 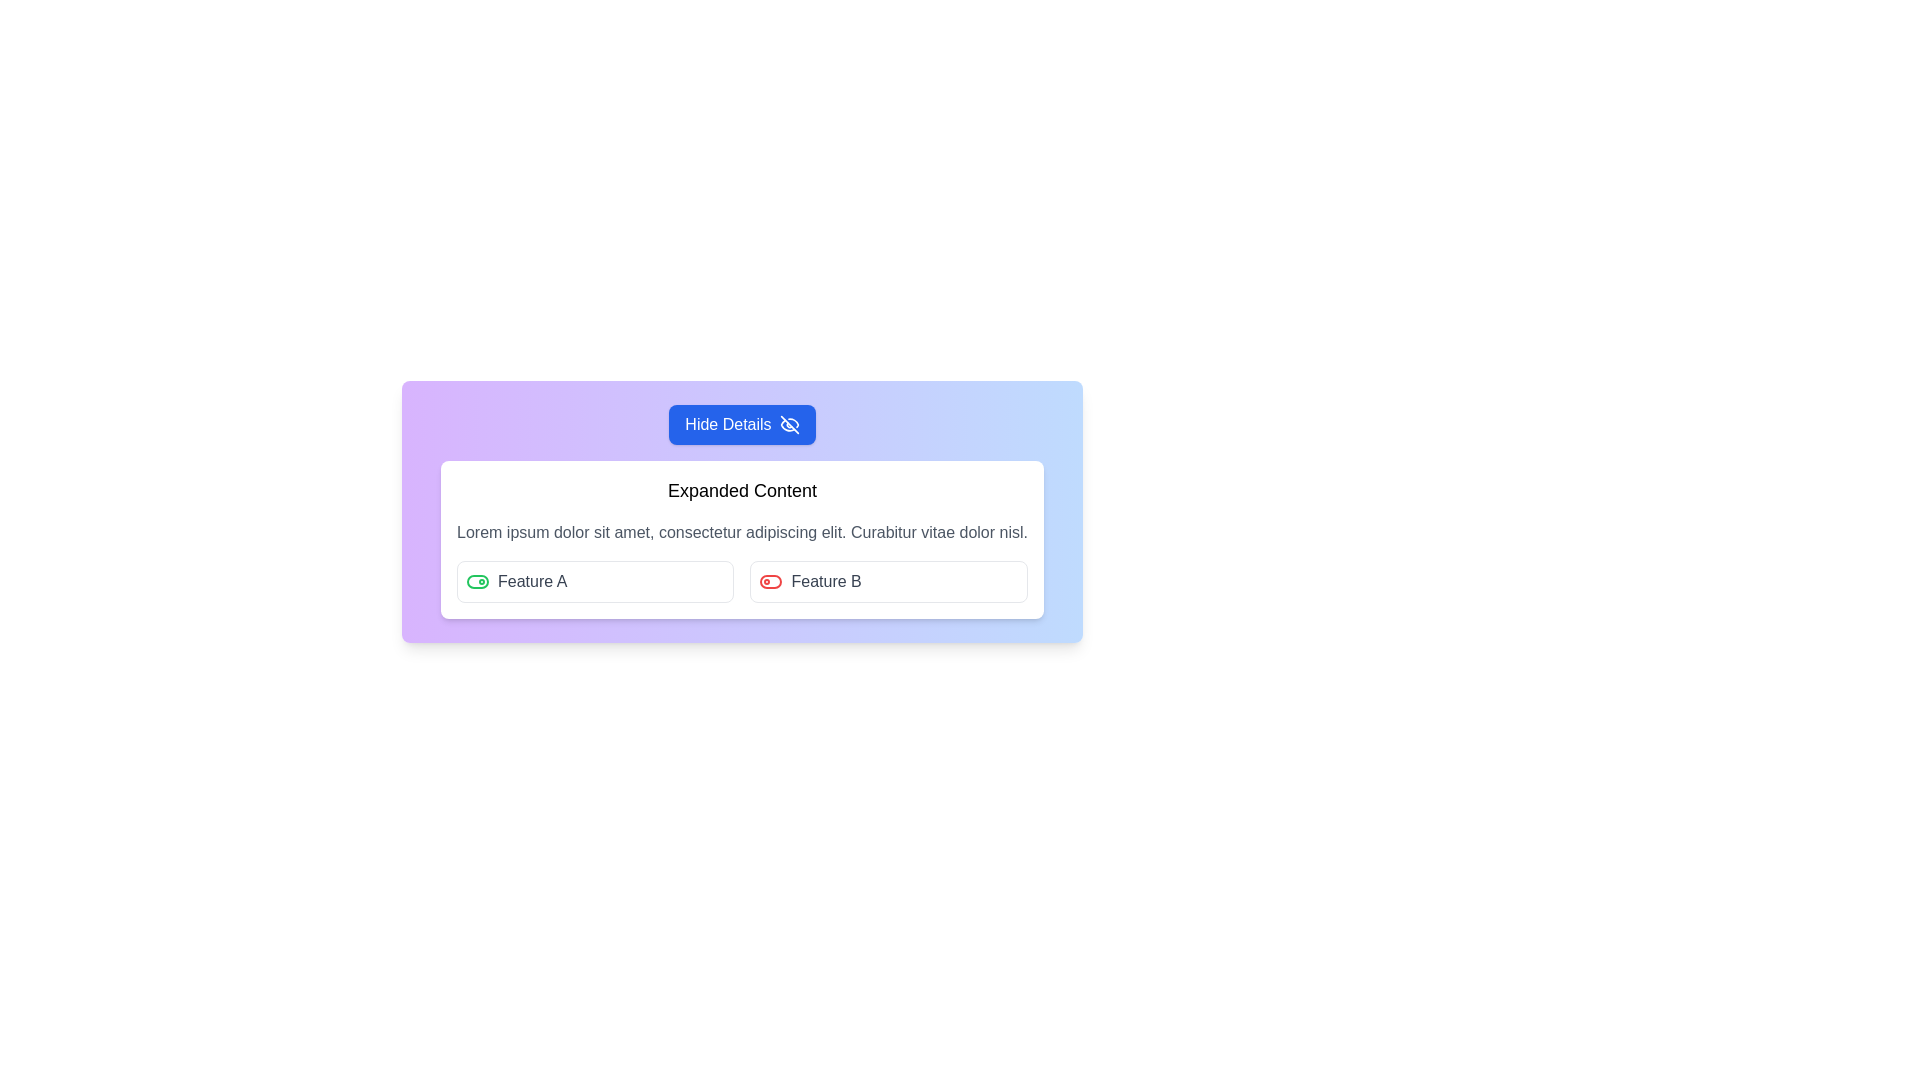 I want to click on the toggle button located at the bottom right corner of the grid to change its state, so click(x=888, y=582).